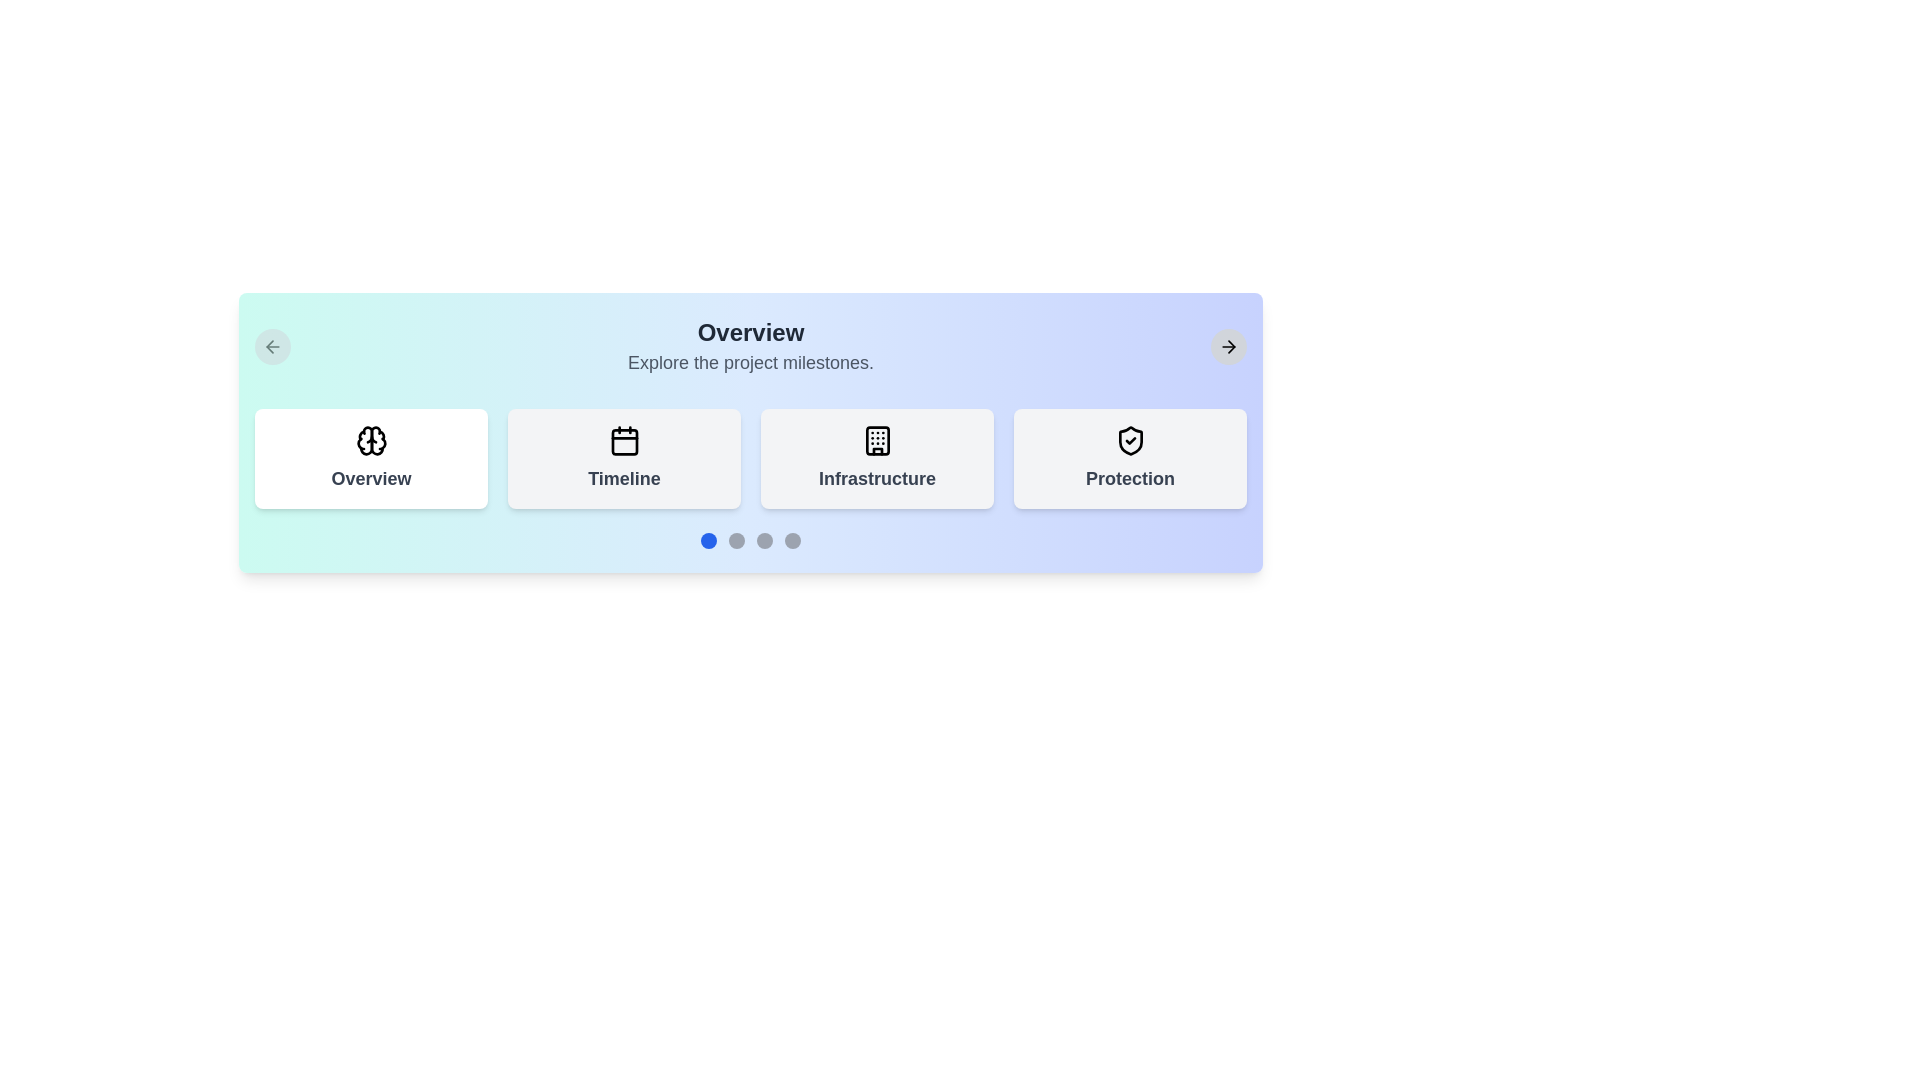  What do you see at coordinates (1227, 346) in the screenshot?
I see `the circular button with a gray background and a rightward-facing arrow icon` at bounding box center [1227, 346].